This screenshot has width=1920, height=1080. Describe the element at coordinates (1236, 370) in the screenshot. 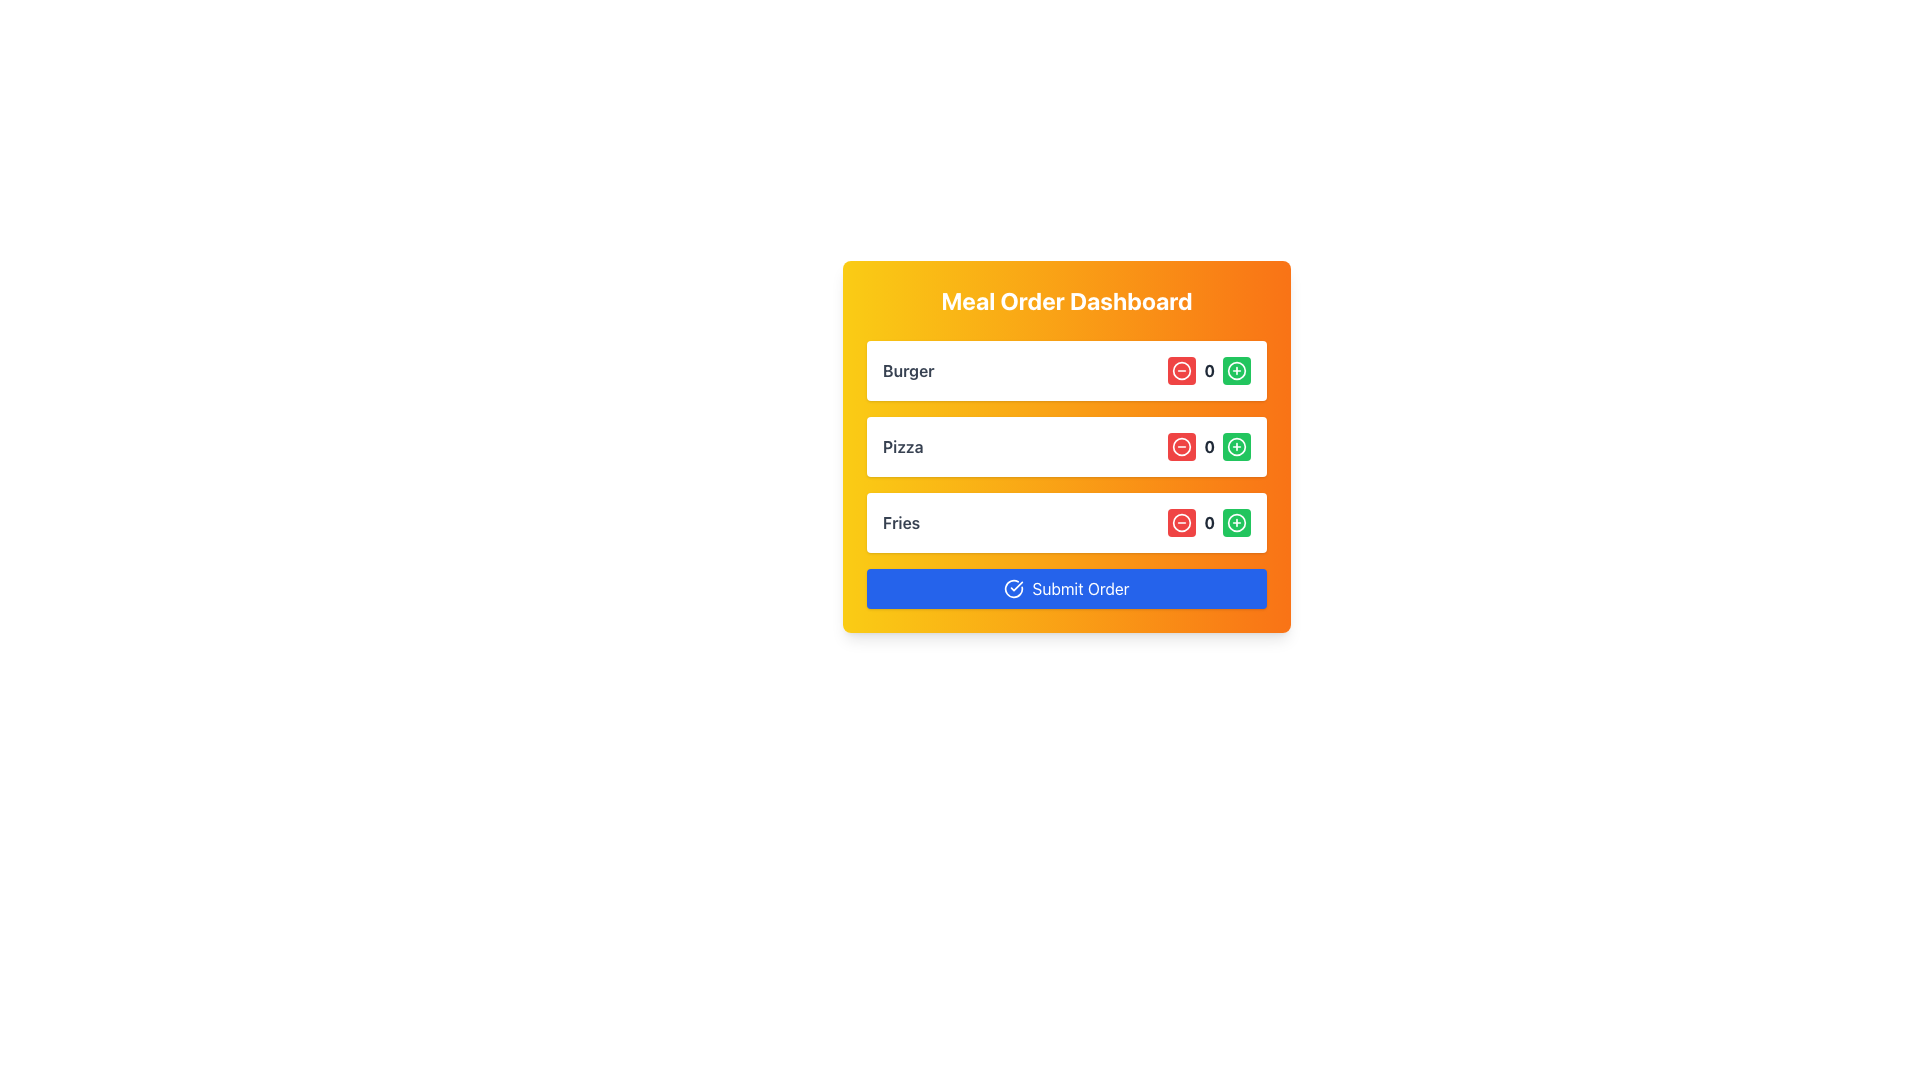

I see `the button that increases the quantity of the 'Burger' item in the Meal Order Dashboard, located in the top right corner of the 'Burger' row` at that location.